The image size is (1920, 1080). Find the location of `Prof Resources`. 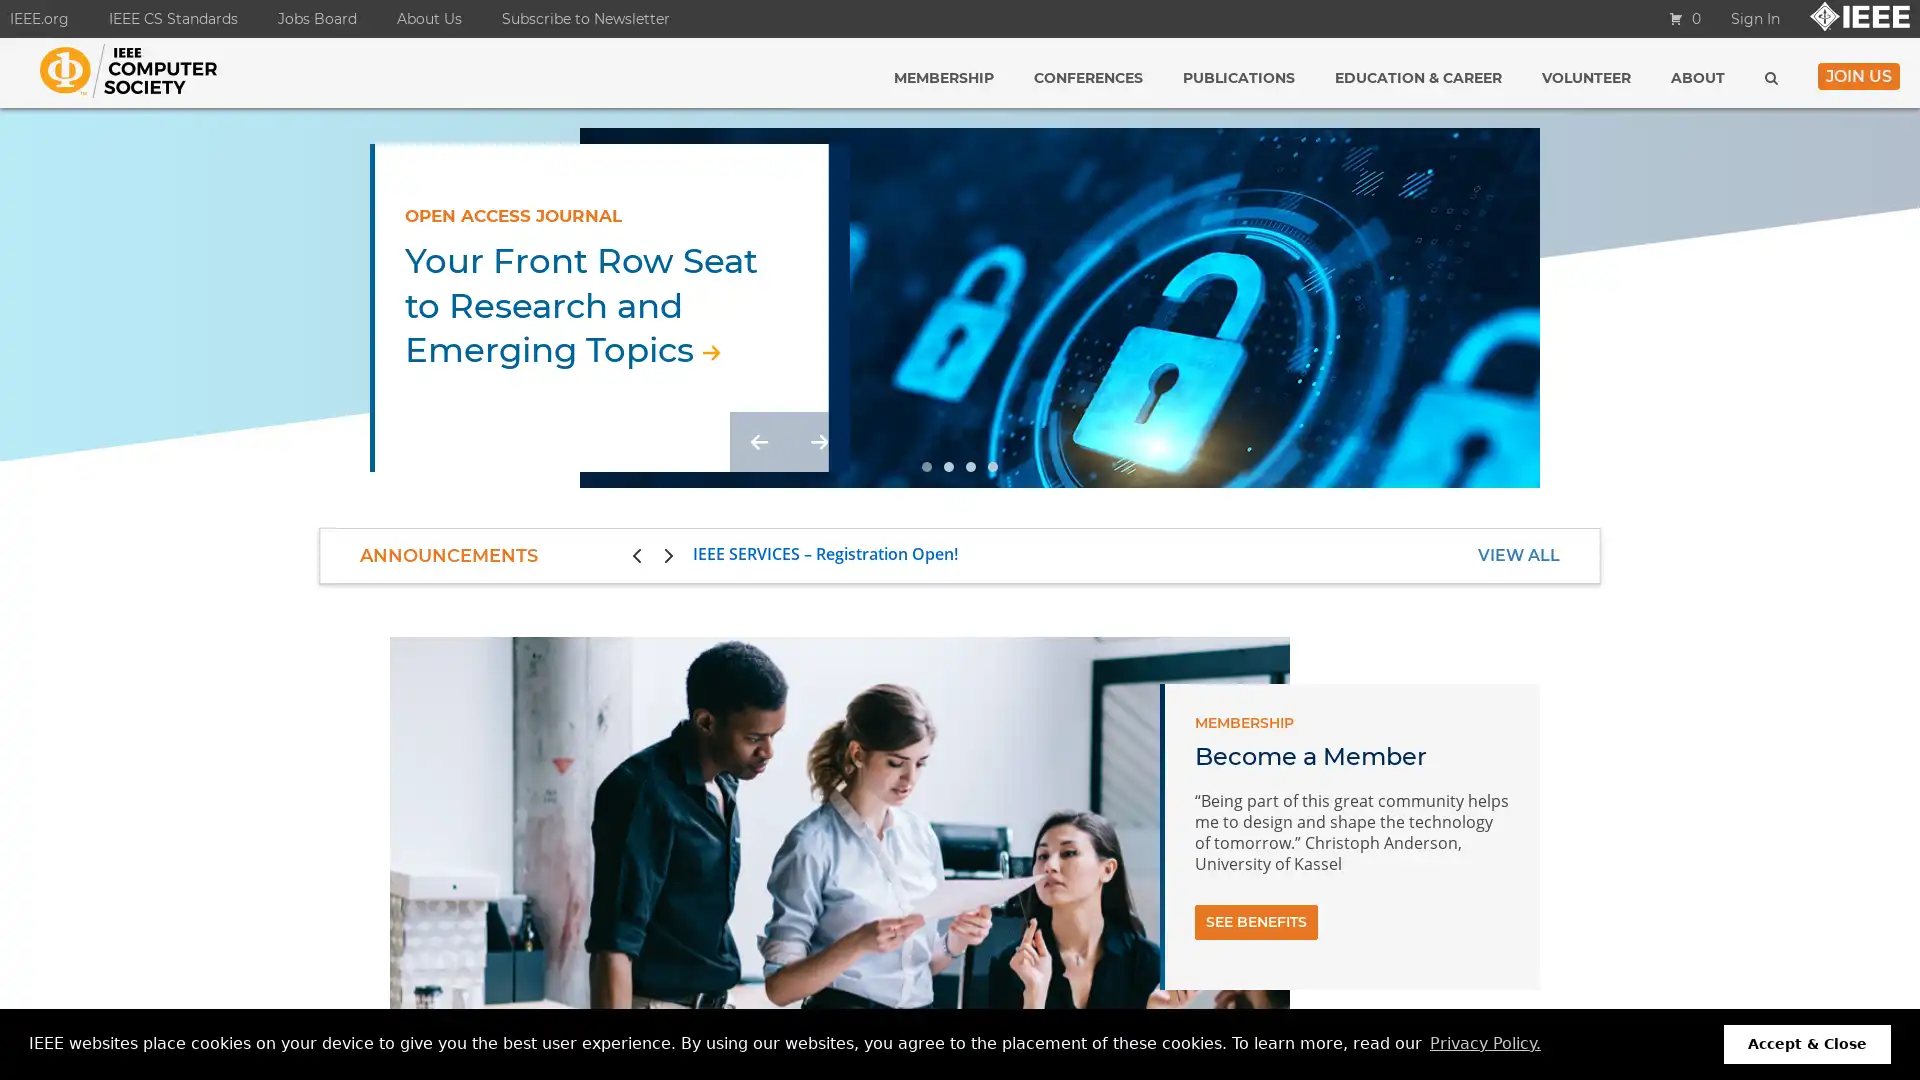

Prof Resources is located at coordinates (970, 466).